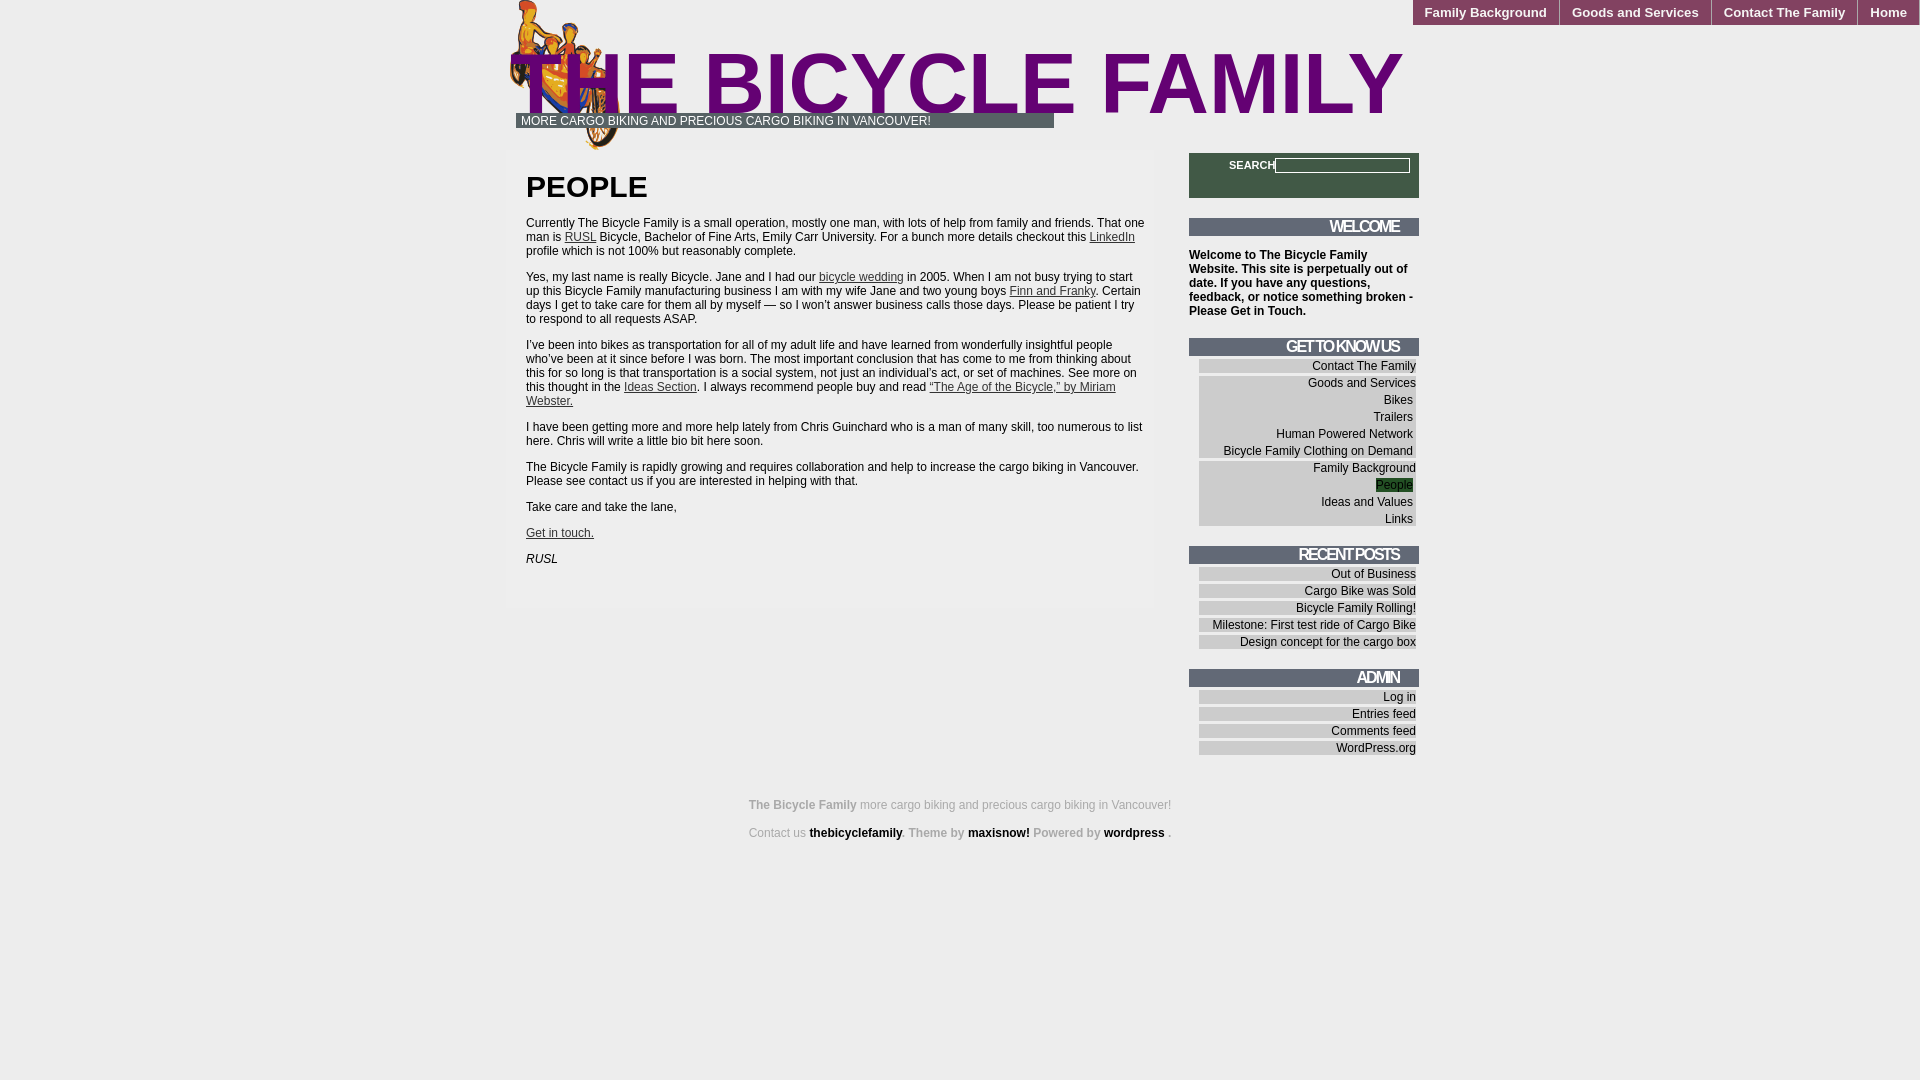 The height and width of the screenshot is (1080, 1920). Describe the element at coordinates (1330, 574) in the screenshot. I see `'Out of Business'` at that location.